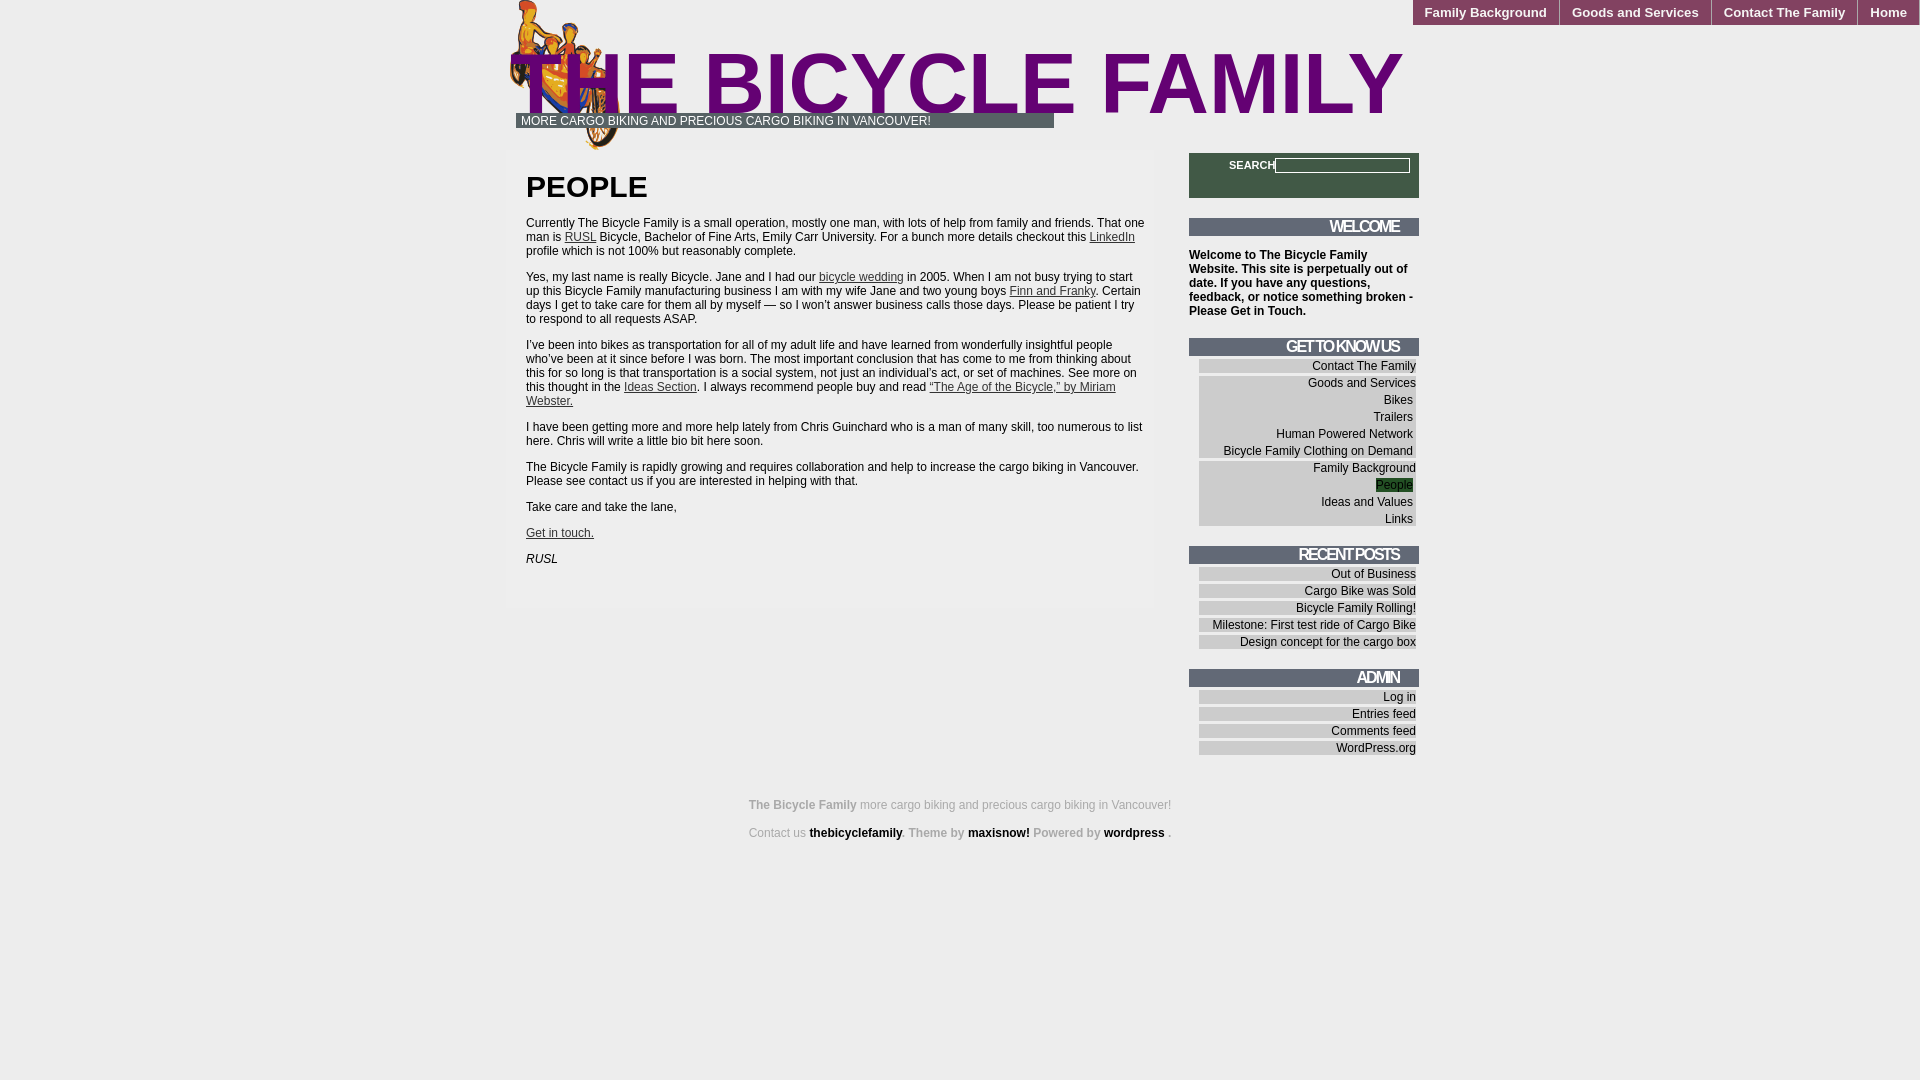 The height and width of the screenshot is (1080, 1920). Describe the element at coordinates (1330, 574) in the screenshot. I see `'Out of Business'` at that location.